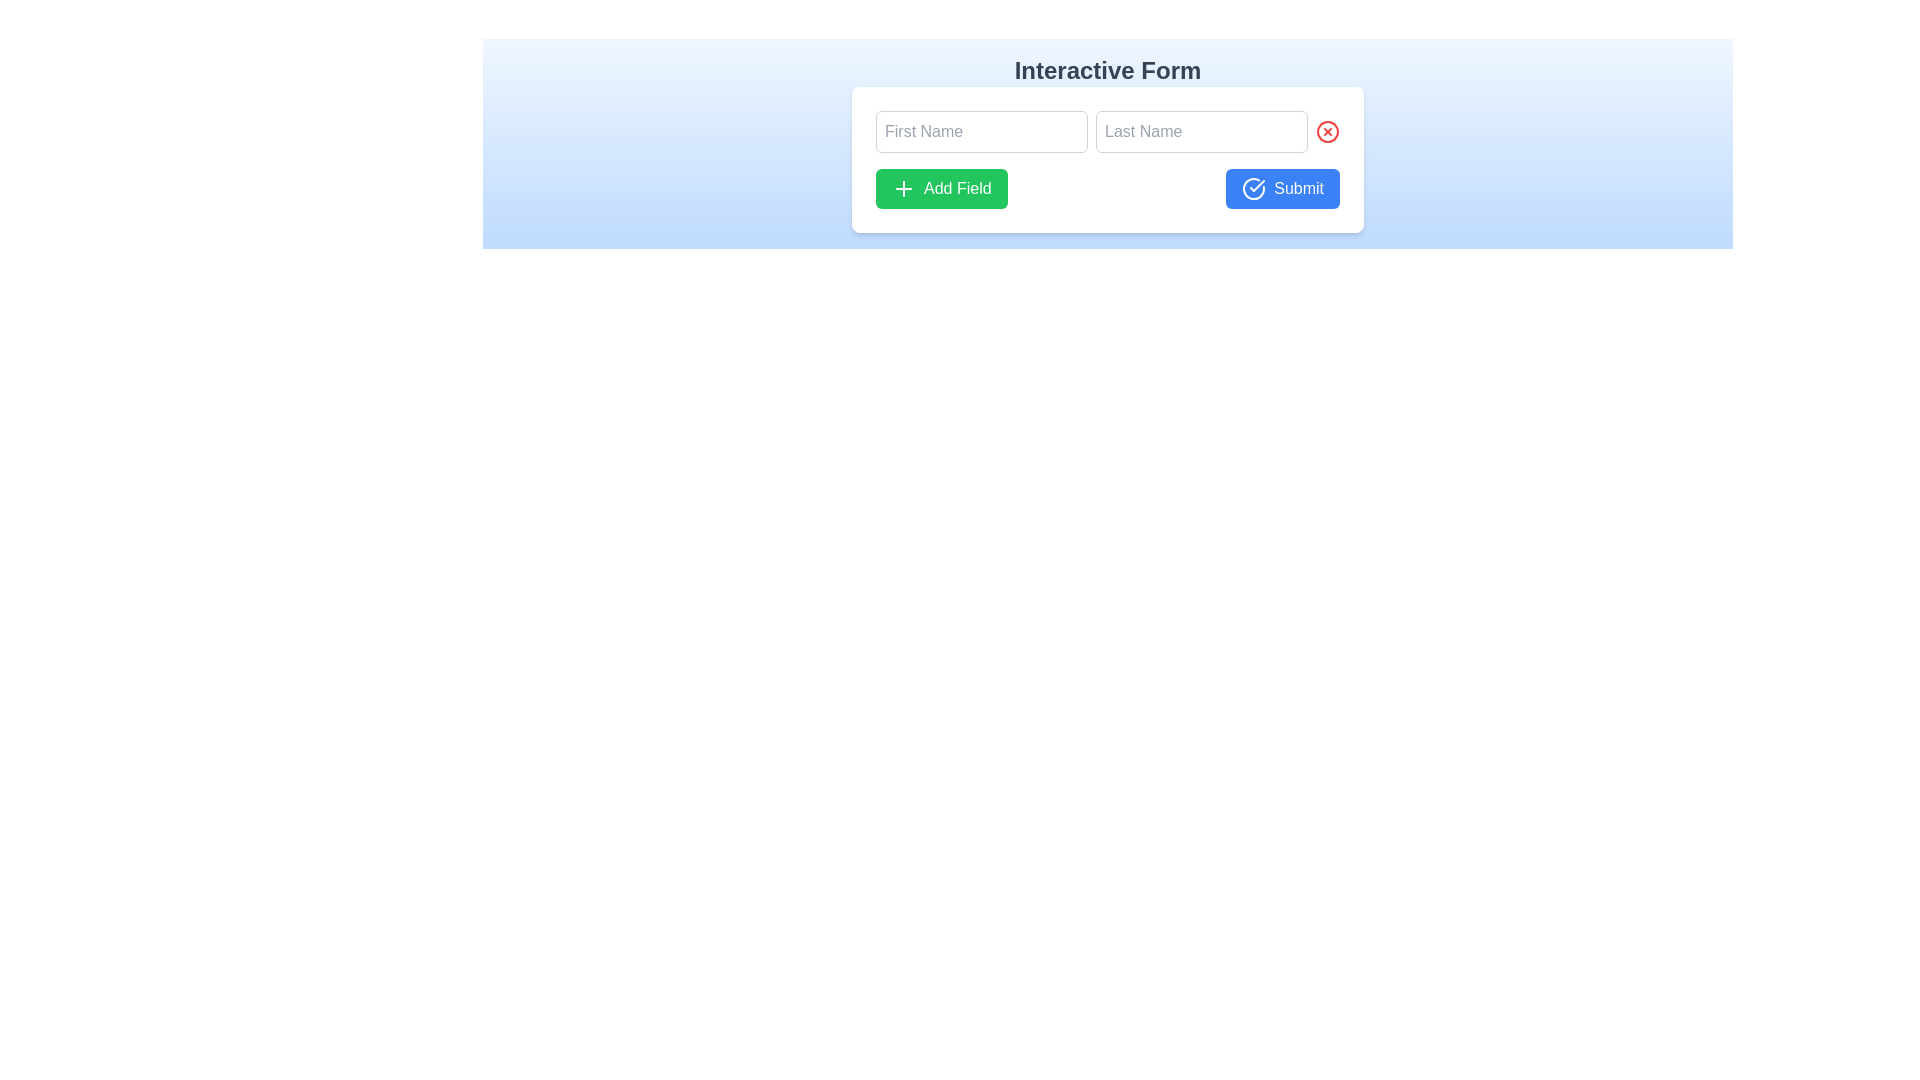  Describe the element at coordinates (1256, 185) in the screenshot. I see `the small checkmark icon within the blue submit button, which is part of an SVG graphic` at that location.